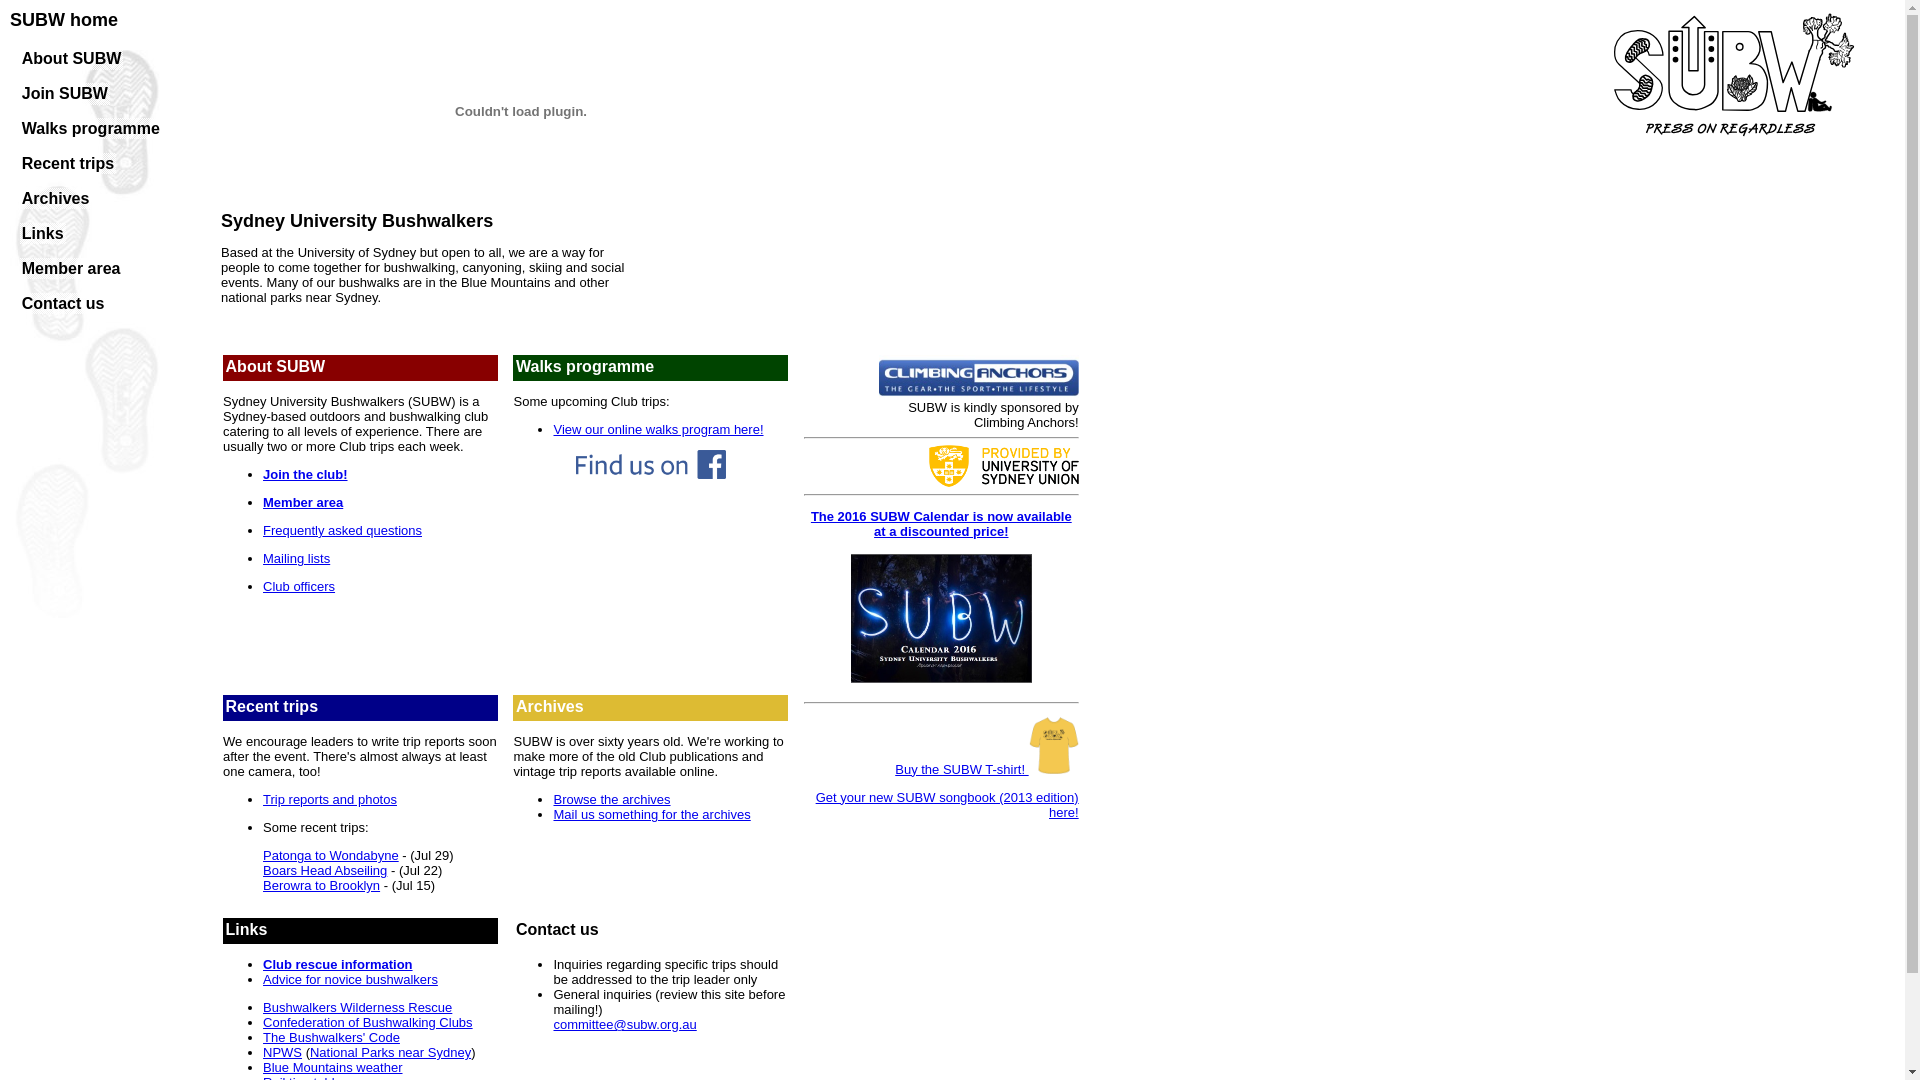 Image resolution: width=1920 pixels, height=1080 pixels. Describe the element at coordinates (357, 1007) in the screenshot. I see `'Bushwalkers Wilderness Rescue'` at that location.